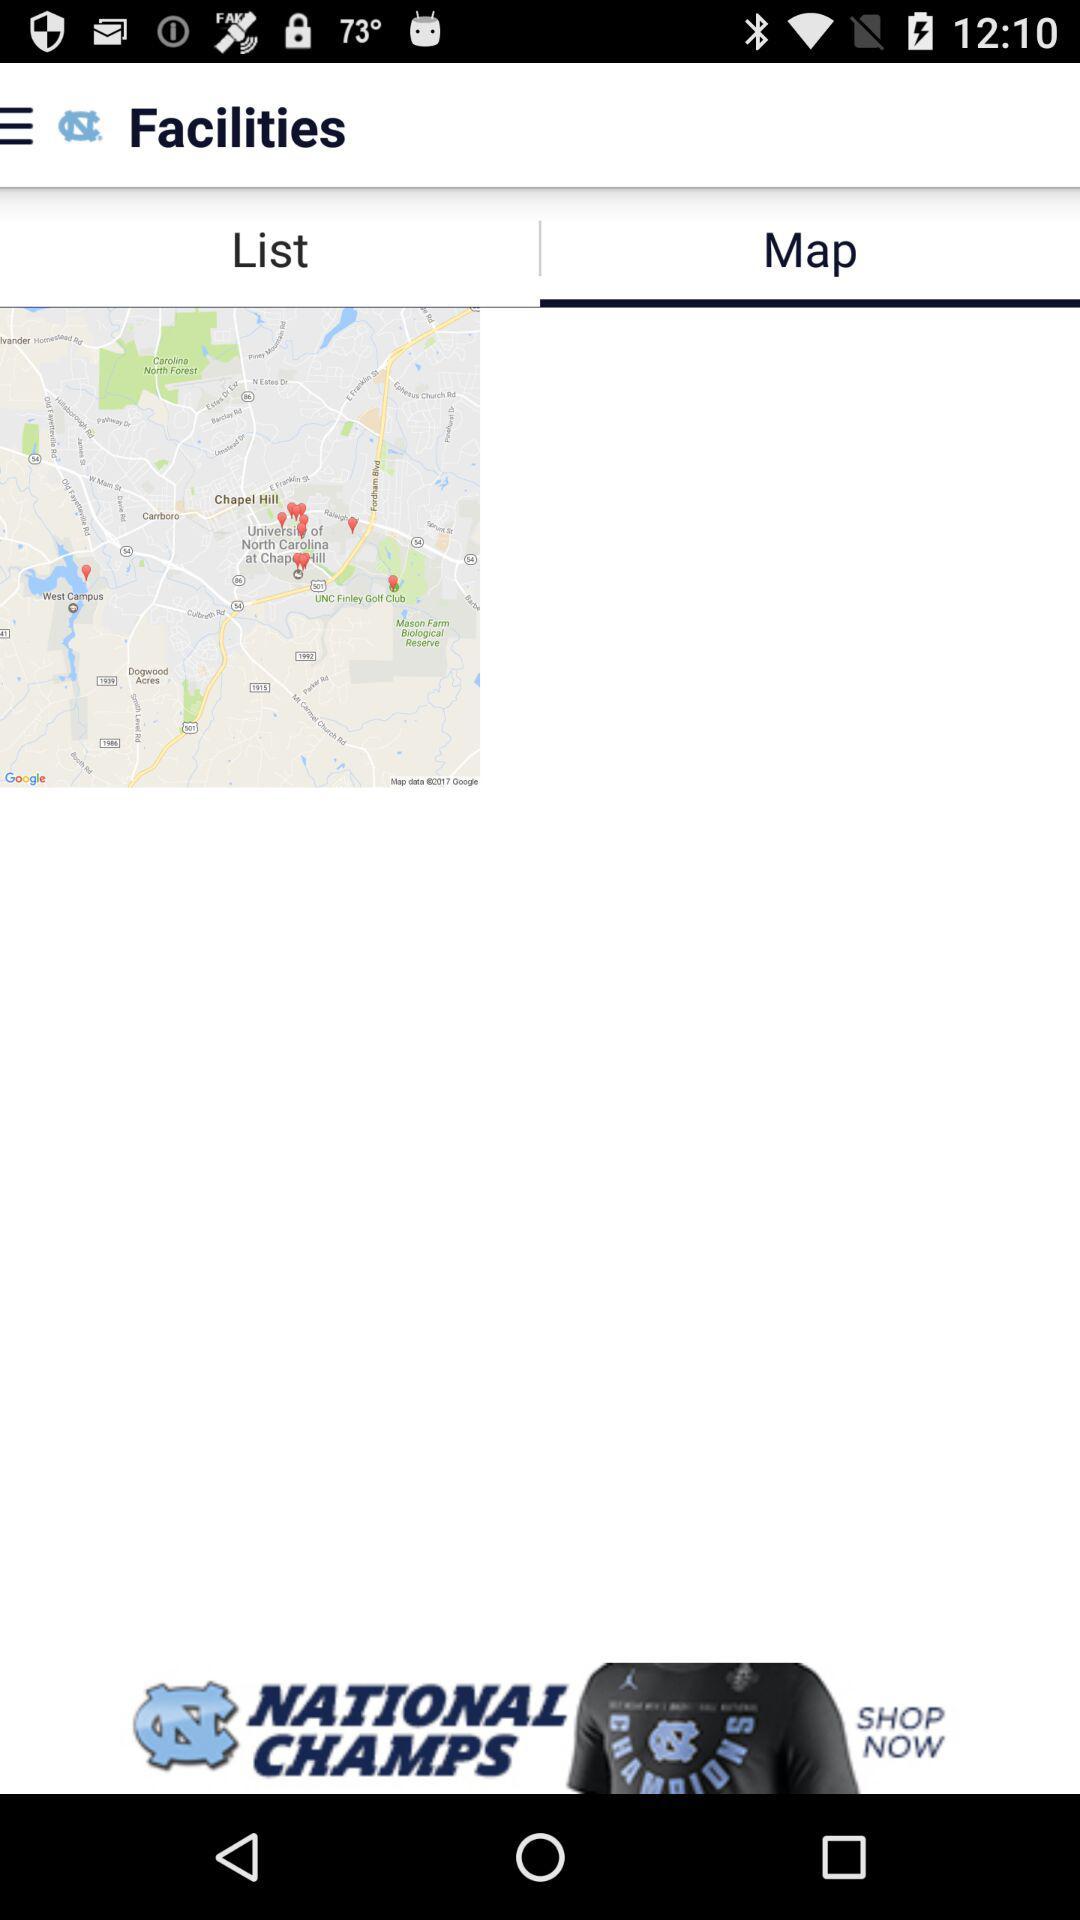 The width and height of the screenshot is (1080, 1920). What do you see at coordinates (540, 1727) in the screenshot?
I see `advertisement display` at bounding box center [540, 1727].